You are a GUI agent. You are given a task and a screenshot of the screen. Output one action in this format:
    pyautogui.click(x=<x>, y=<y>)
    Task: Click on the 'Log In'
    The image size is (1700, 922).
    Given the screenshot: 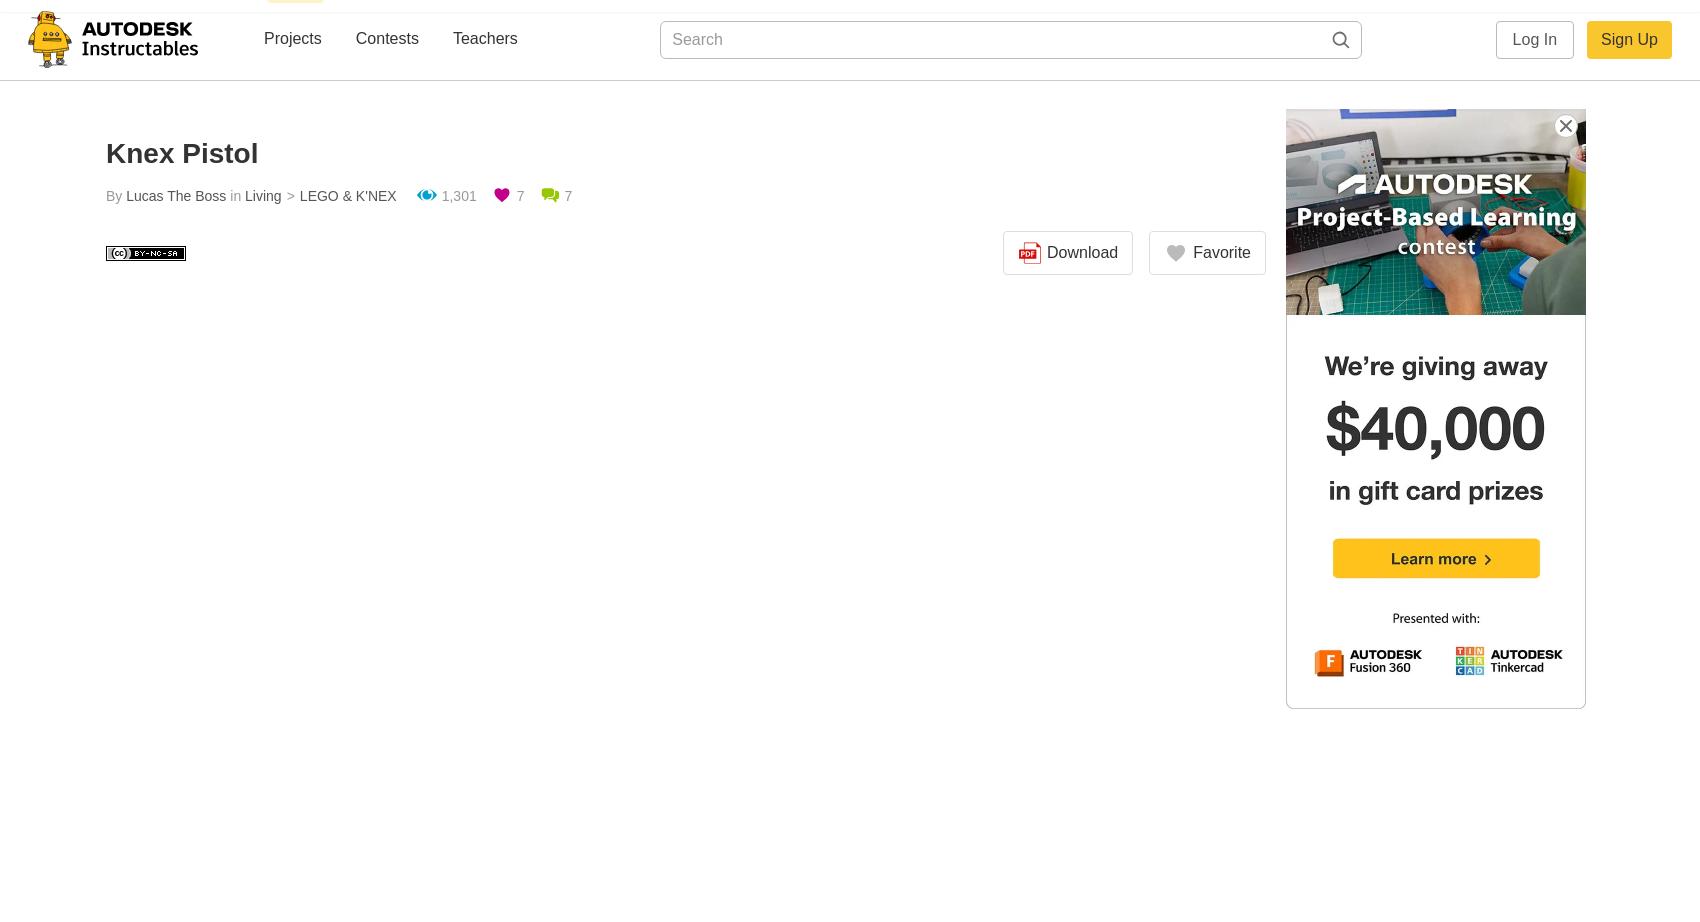 What is the action you would take?
    pyautogui.click(x=1511, y=39)
    